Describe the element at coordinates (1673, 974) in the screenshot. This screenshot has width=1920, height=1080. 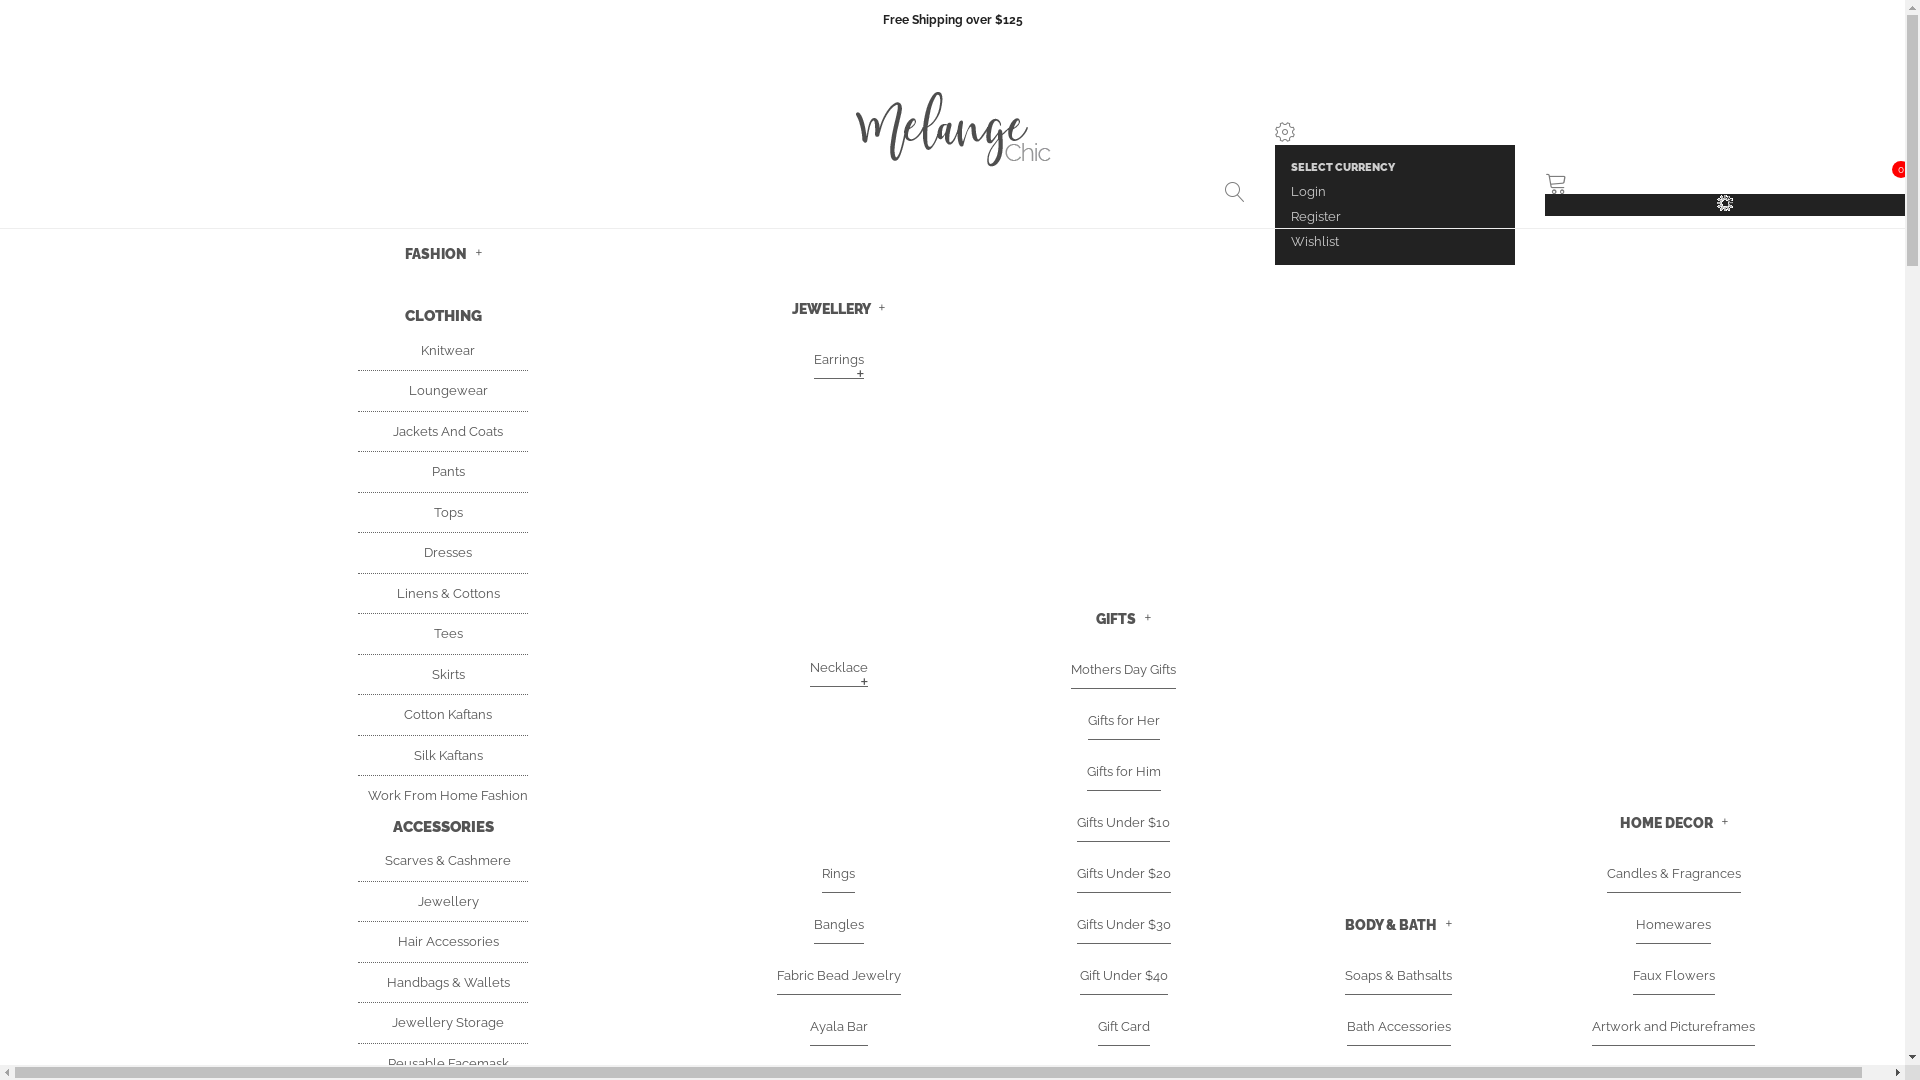
I see `'Faux Flowers'` at that location.